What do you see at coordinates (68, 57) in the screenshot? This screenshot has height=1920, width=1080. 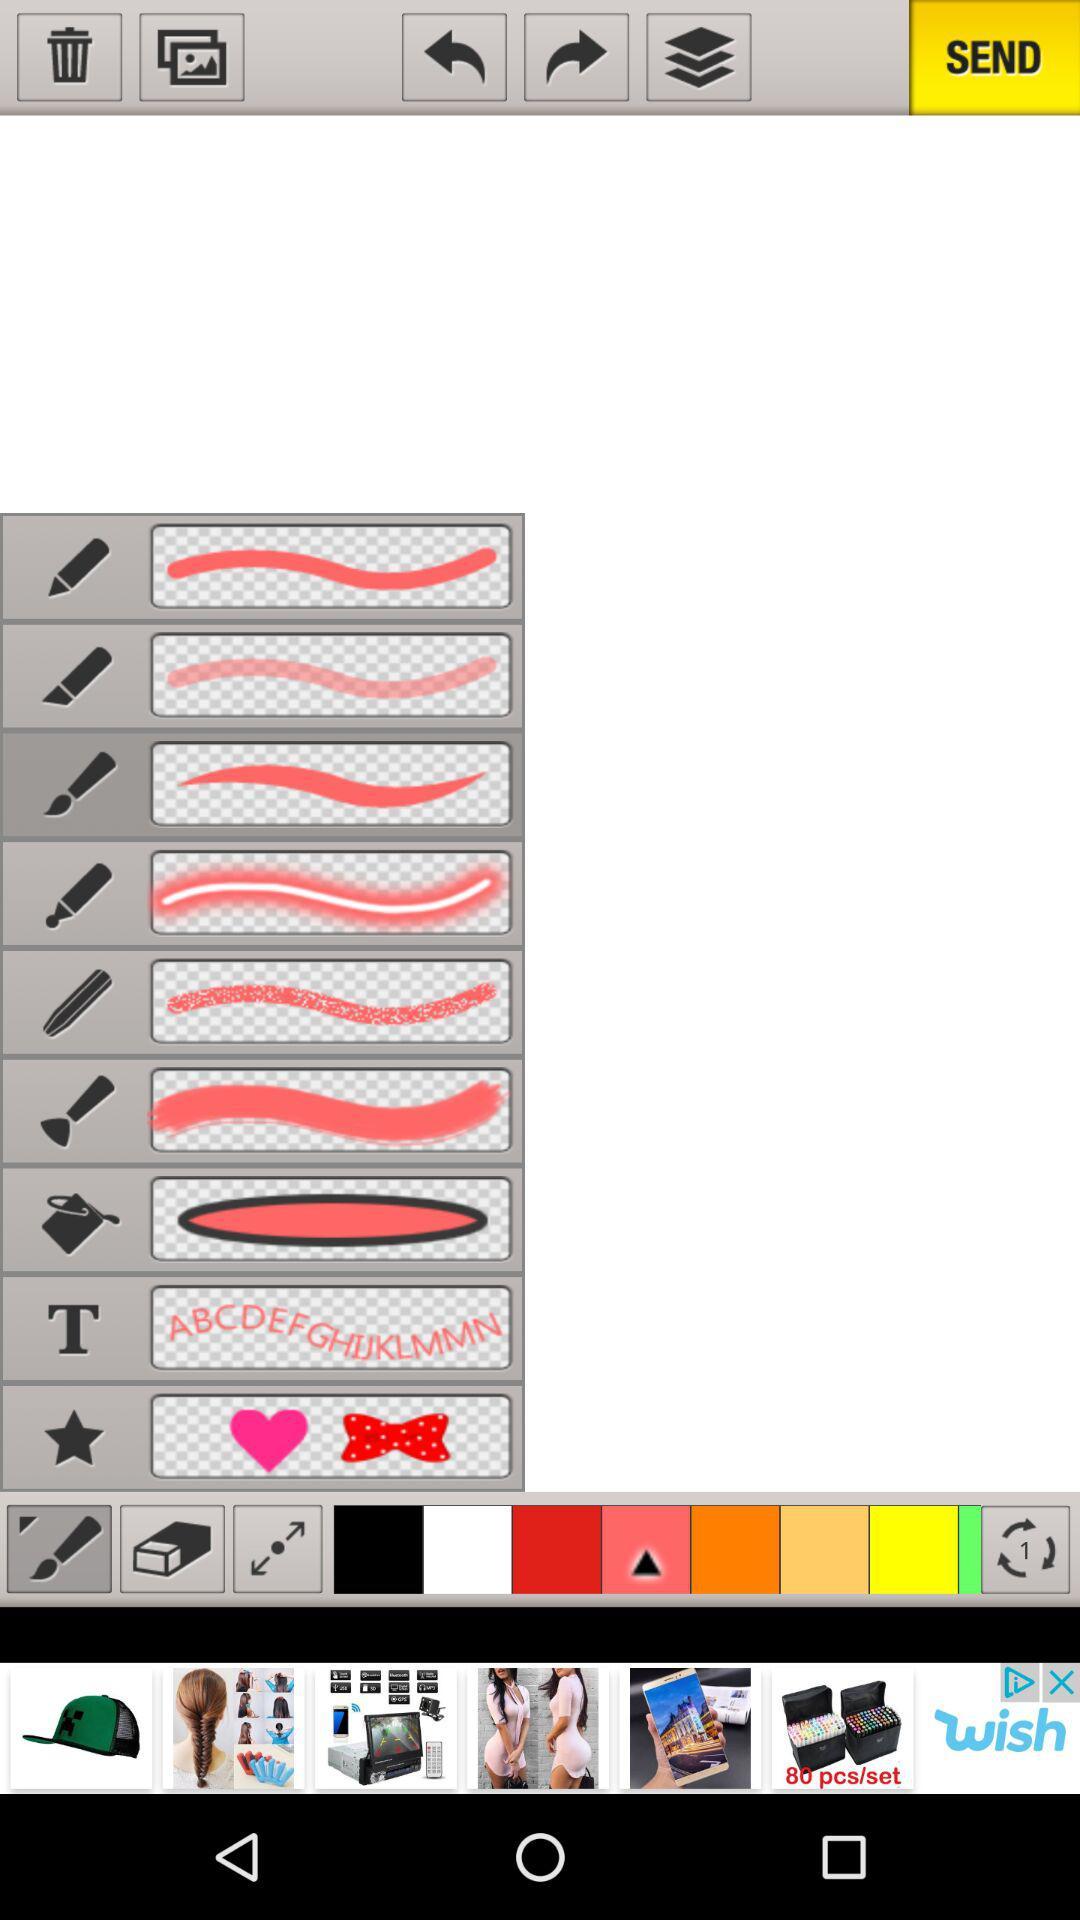 I see `delete` at bounding box center [68, 57].